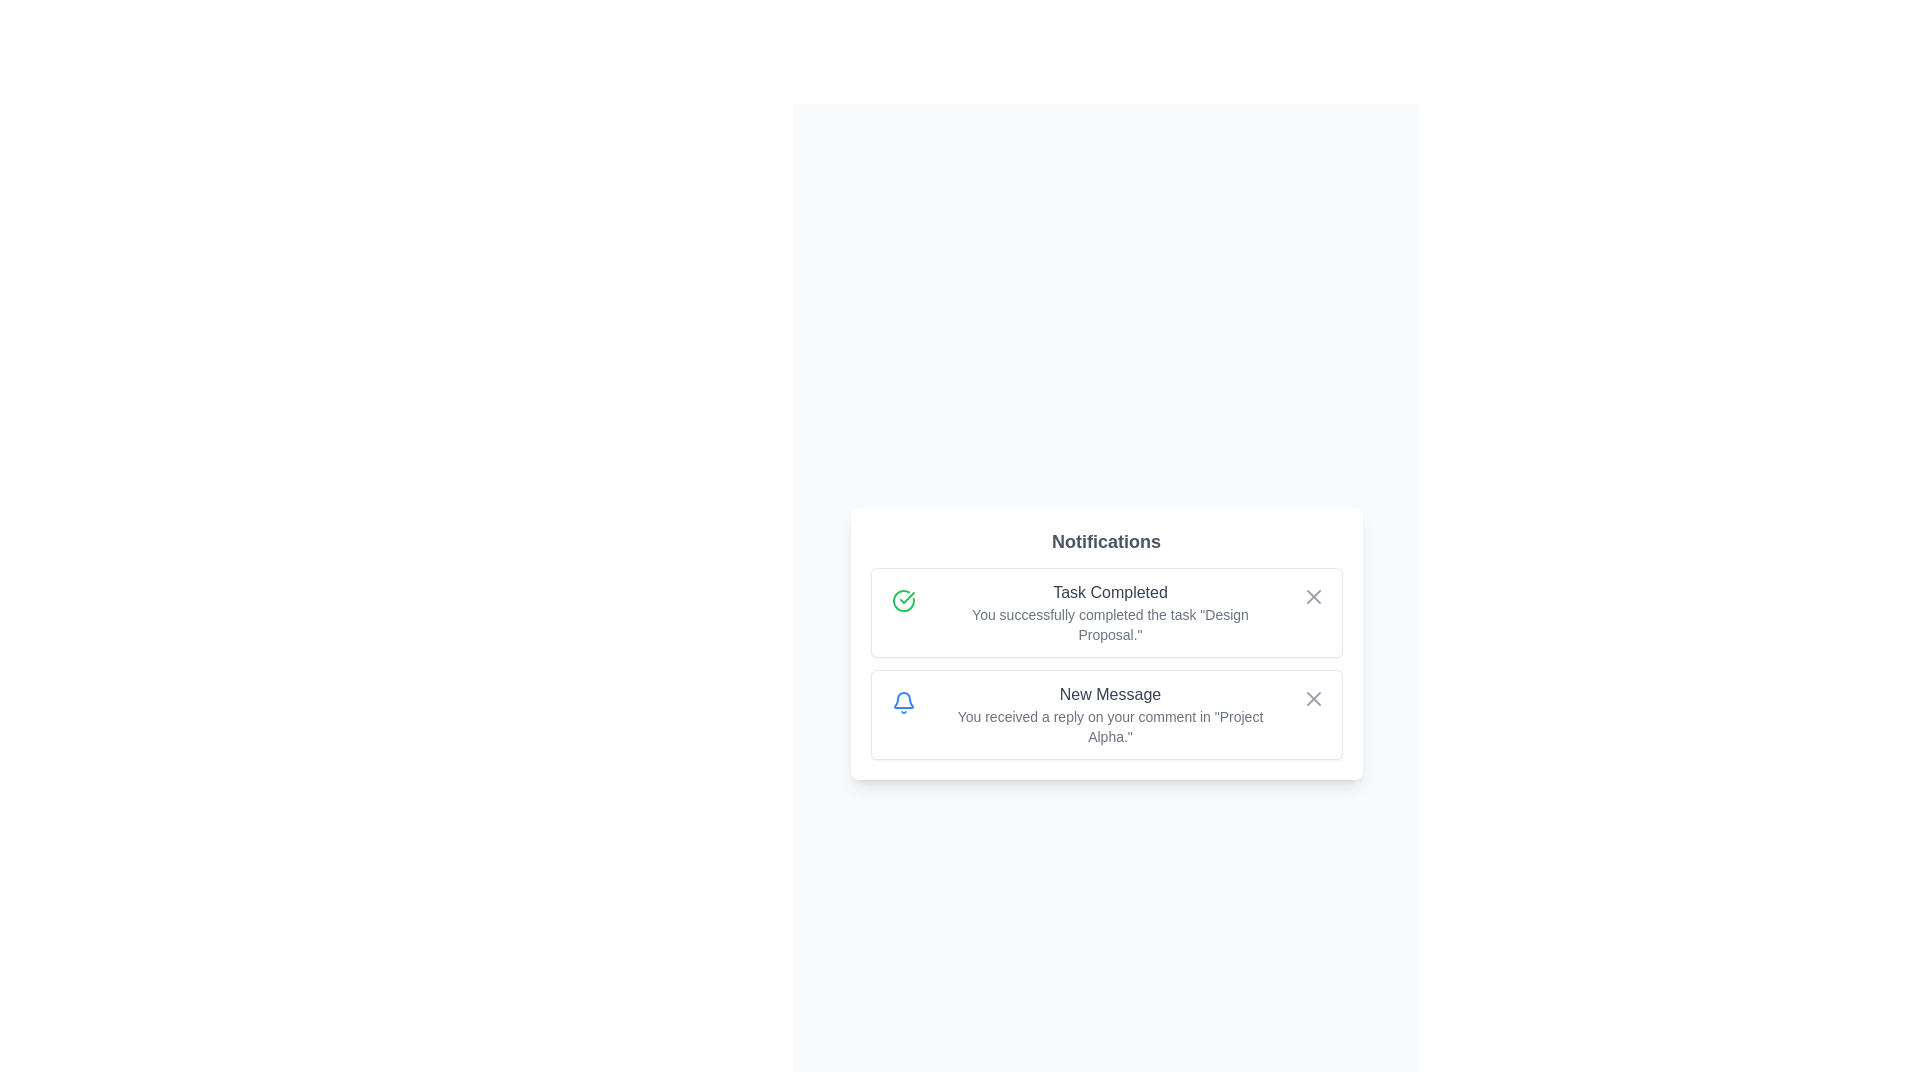 The width and height of the screenshot is (1920, 1080). Describe the element at coordinates (1313, 697) in the screenshot. I see `the close button of the notification with title New Message` at that location.